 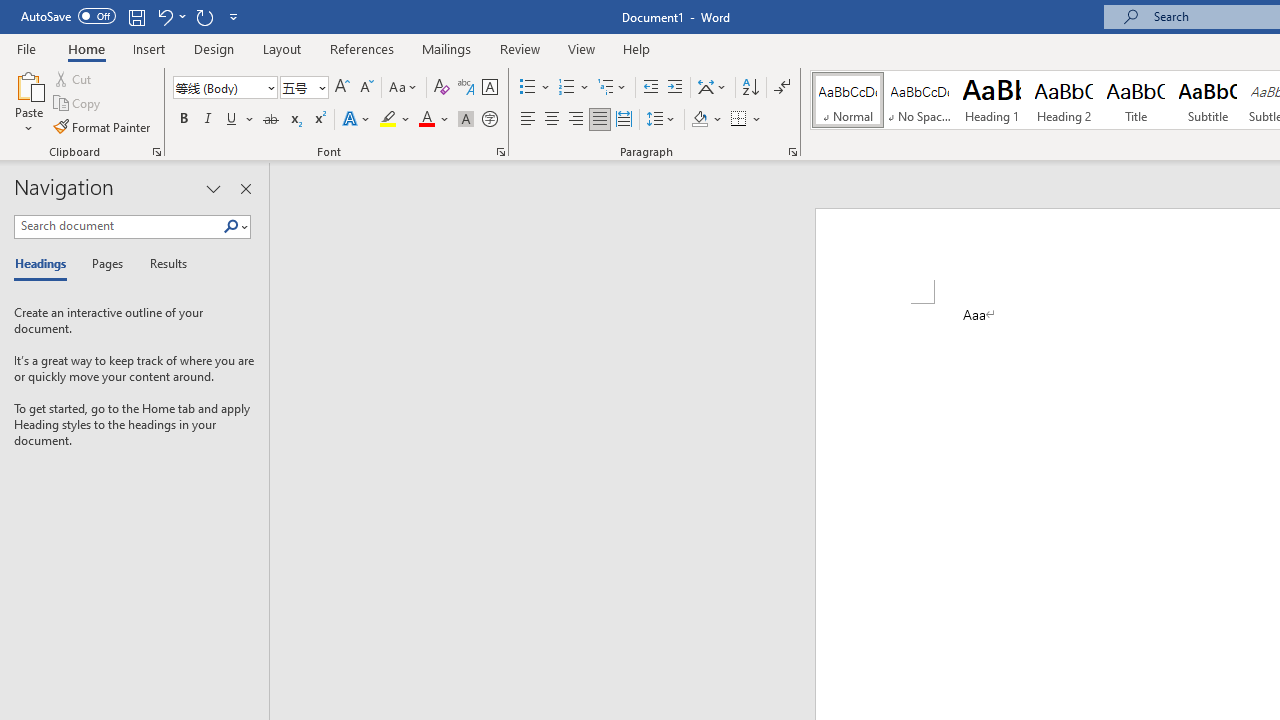 What do you see at coordinates (433, 119) in the screenshot?
I see `'Font Color'` at bounding box center [433, 119].